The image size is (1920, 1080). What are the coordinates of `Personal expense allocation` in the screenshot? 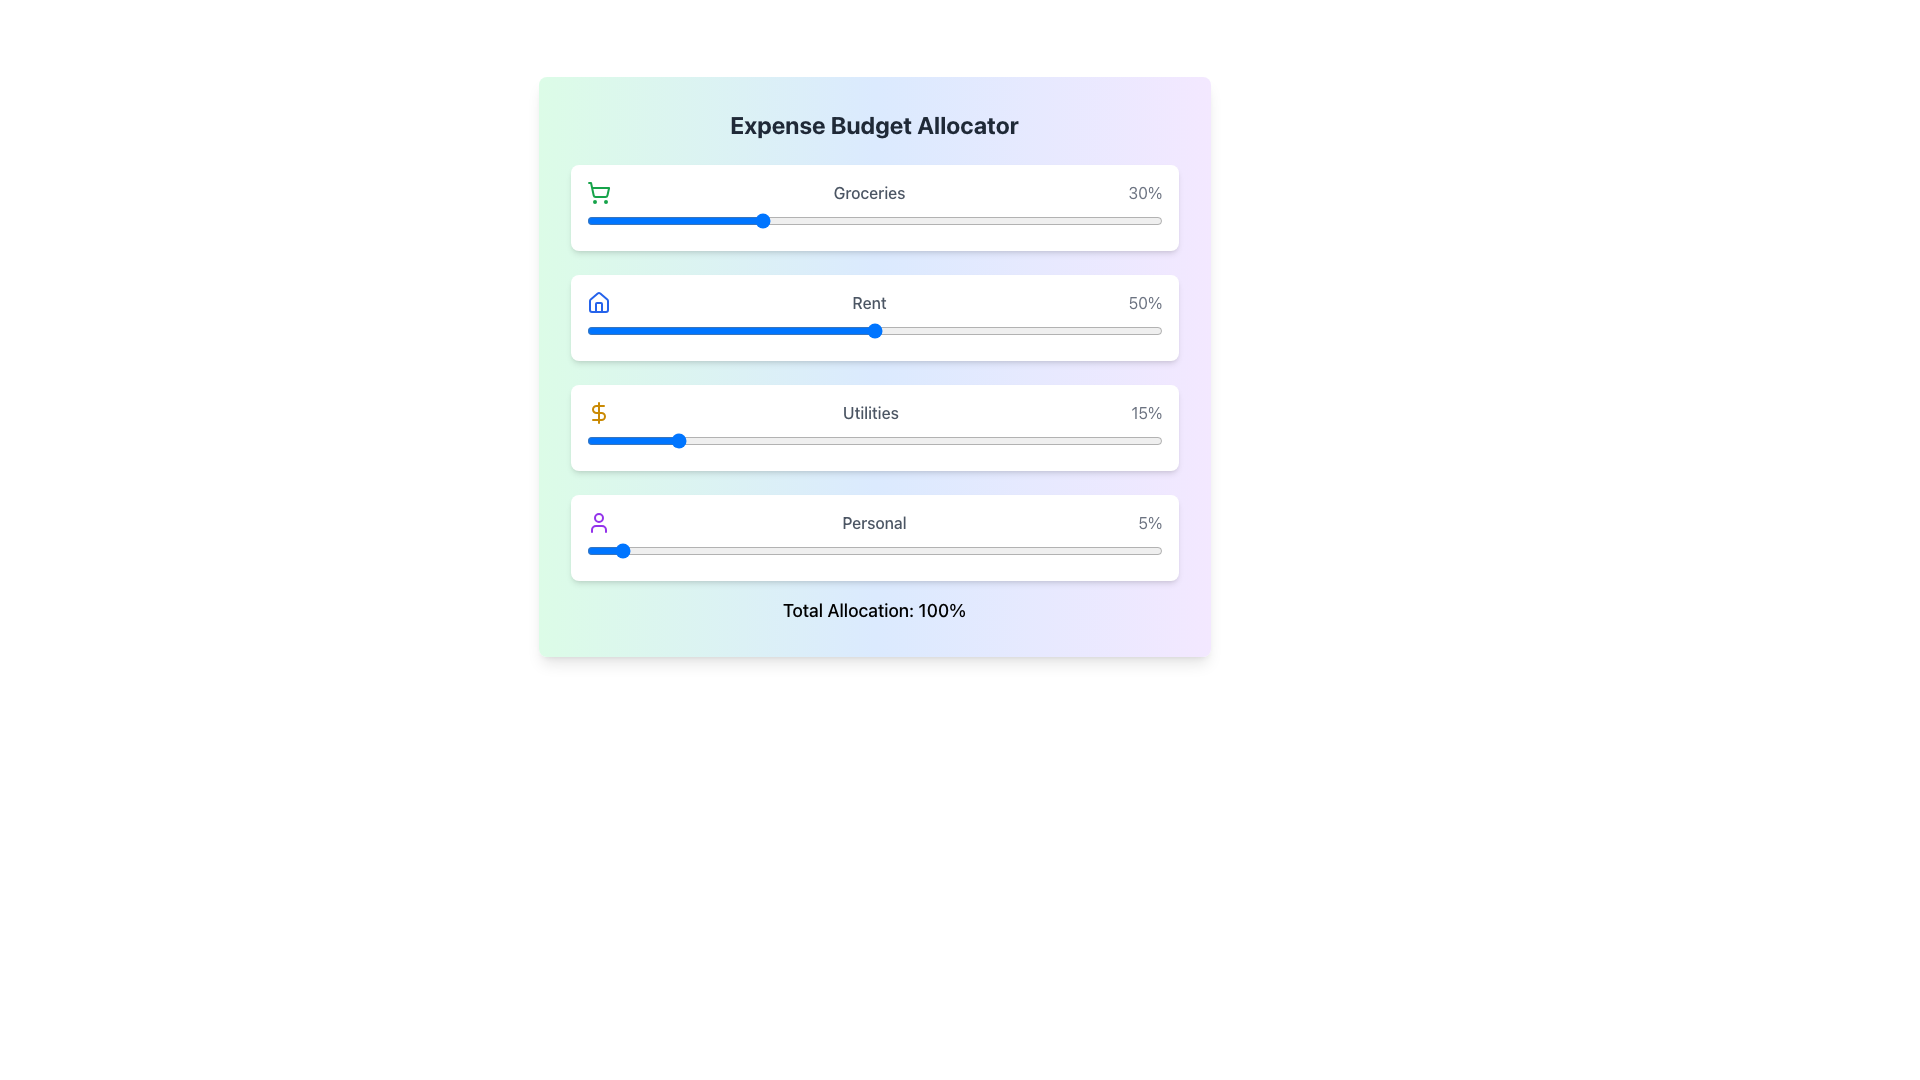 It's located at (1057, 551).